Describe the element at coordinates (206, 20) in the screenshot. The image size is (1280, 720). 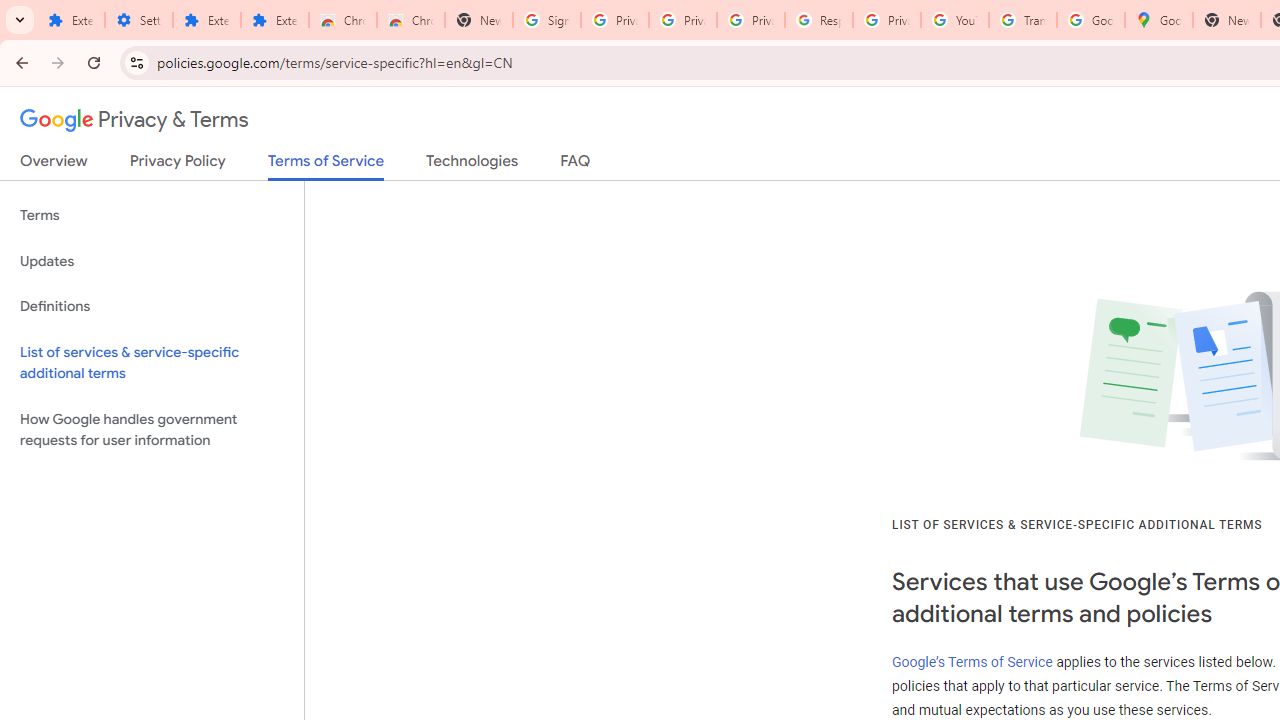
I see `'Extensions'` at that location.